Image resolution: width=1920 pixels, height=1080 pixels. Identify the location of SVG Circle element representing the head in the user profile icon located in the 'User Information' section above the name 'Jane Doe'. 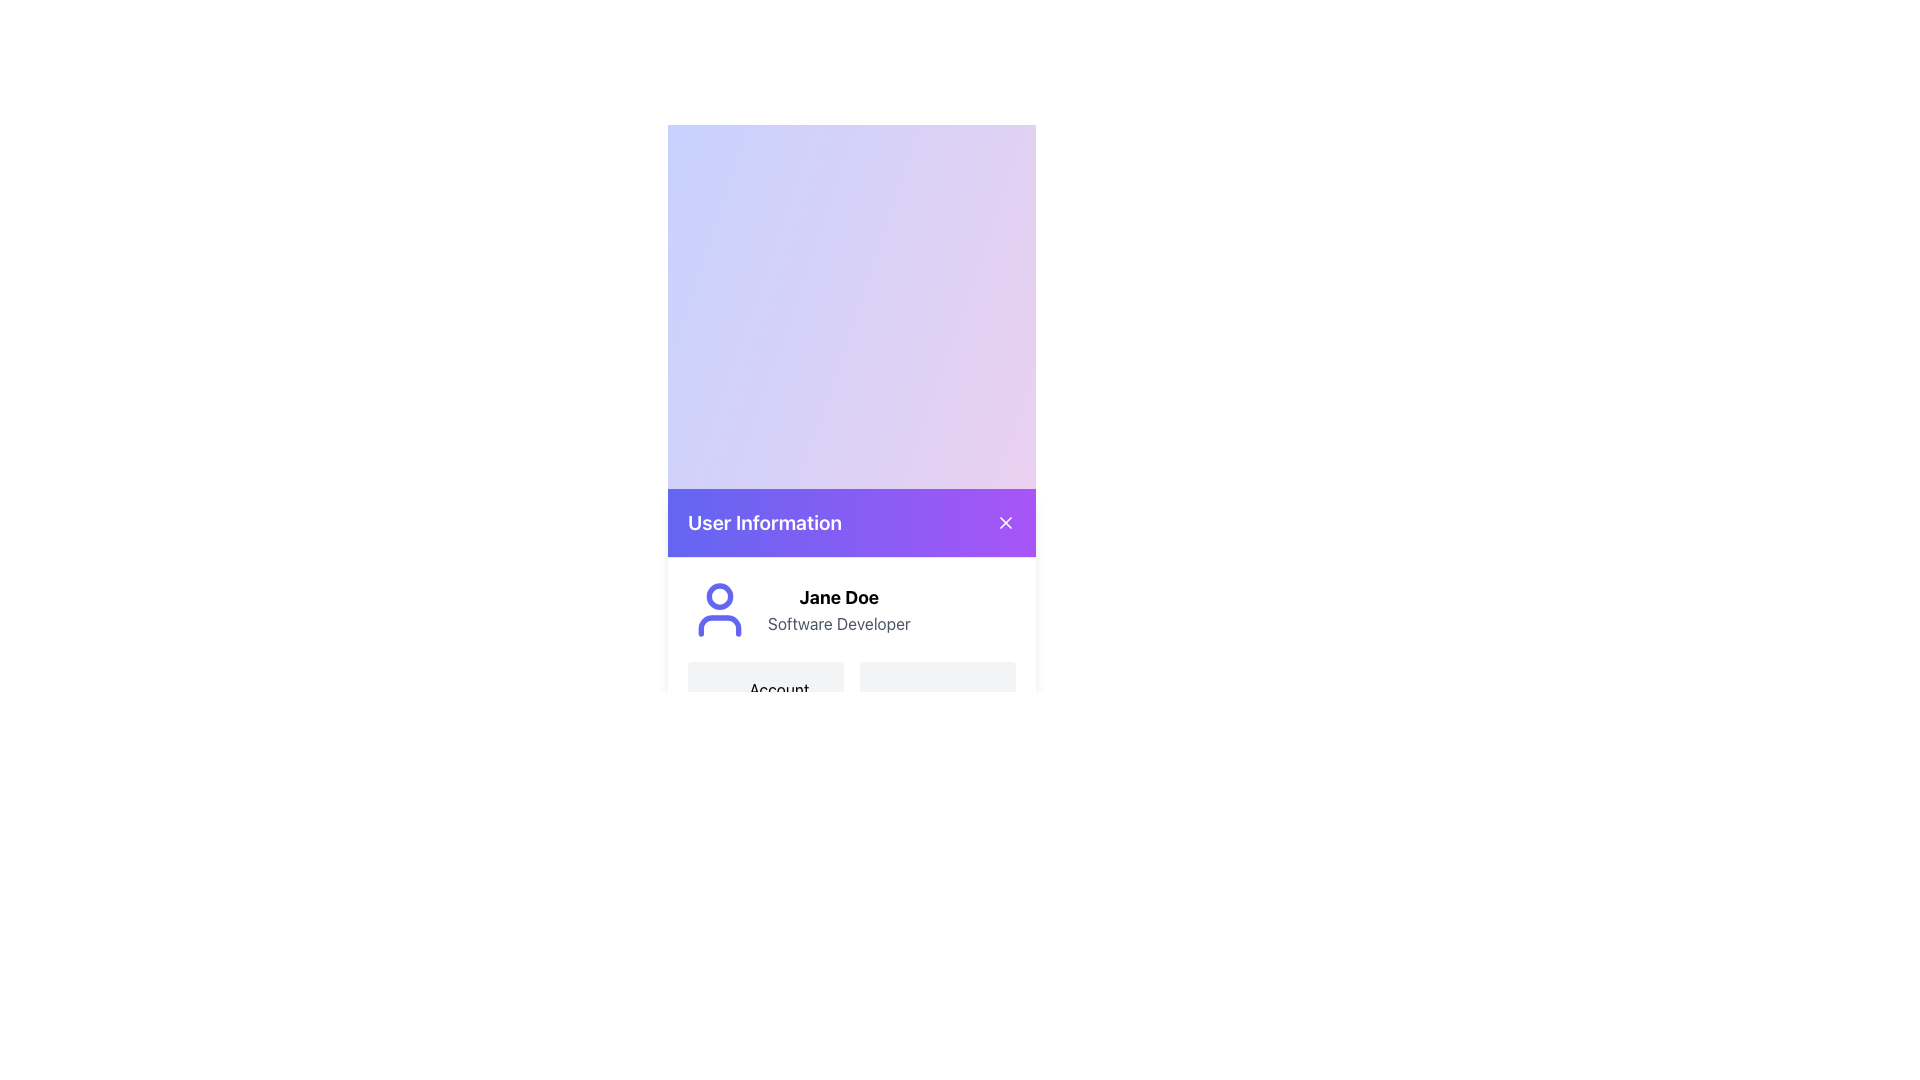
(720, 595).